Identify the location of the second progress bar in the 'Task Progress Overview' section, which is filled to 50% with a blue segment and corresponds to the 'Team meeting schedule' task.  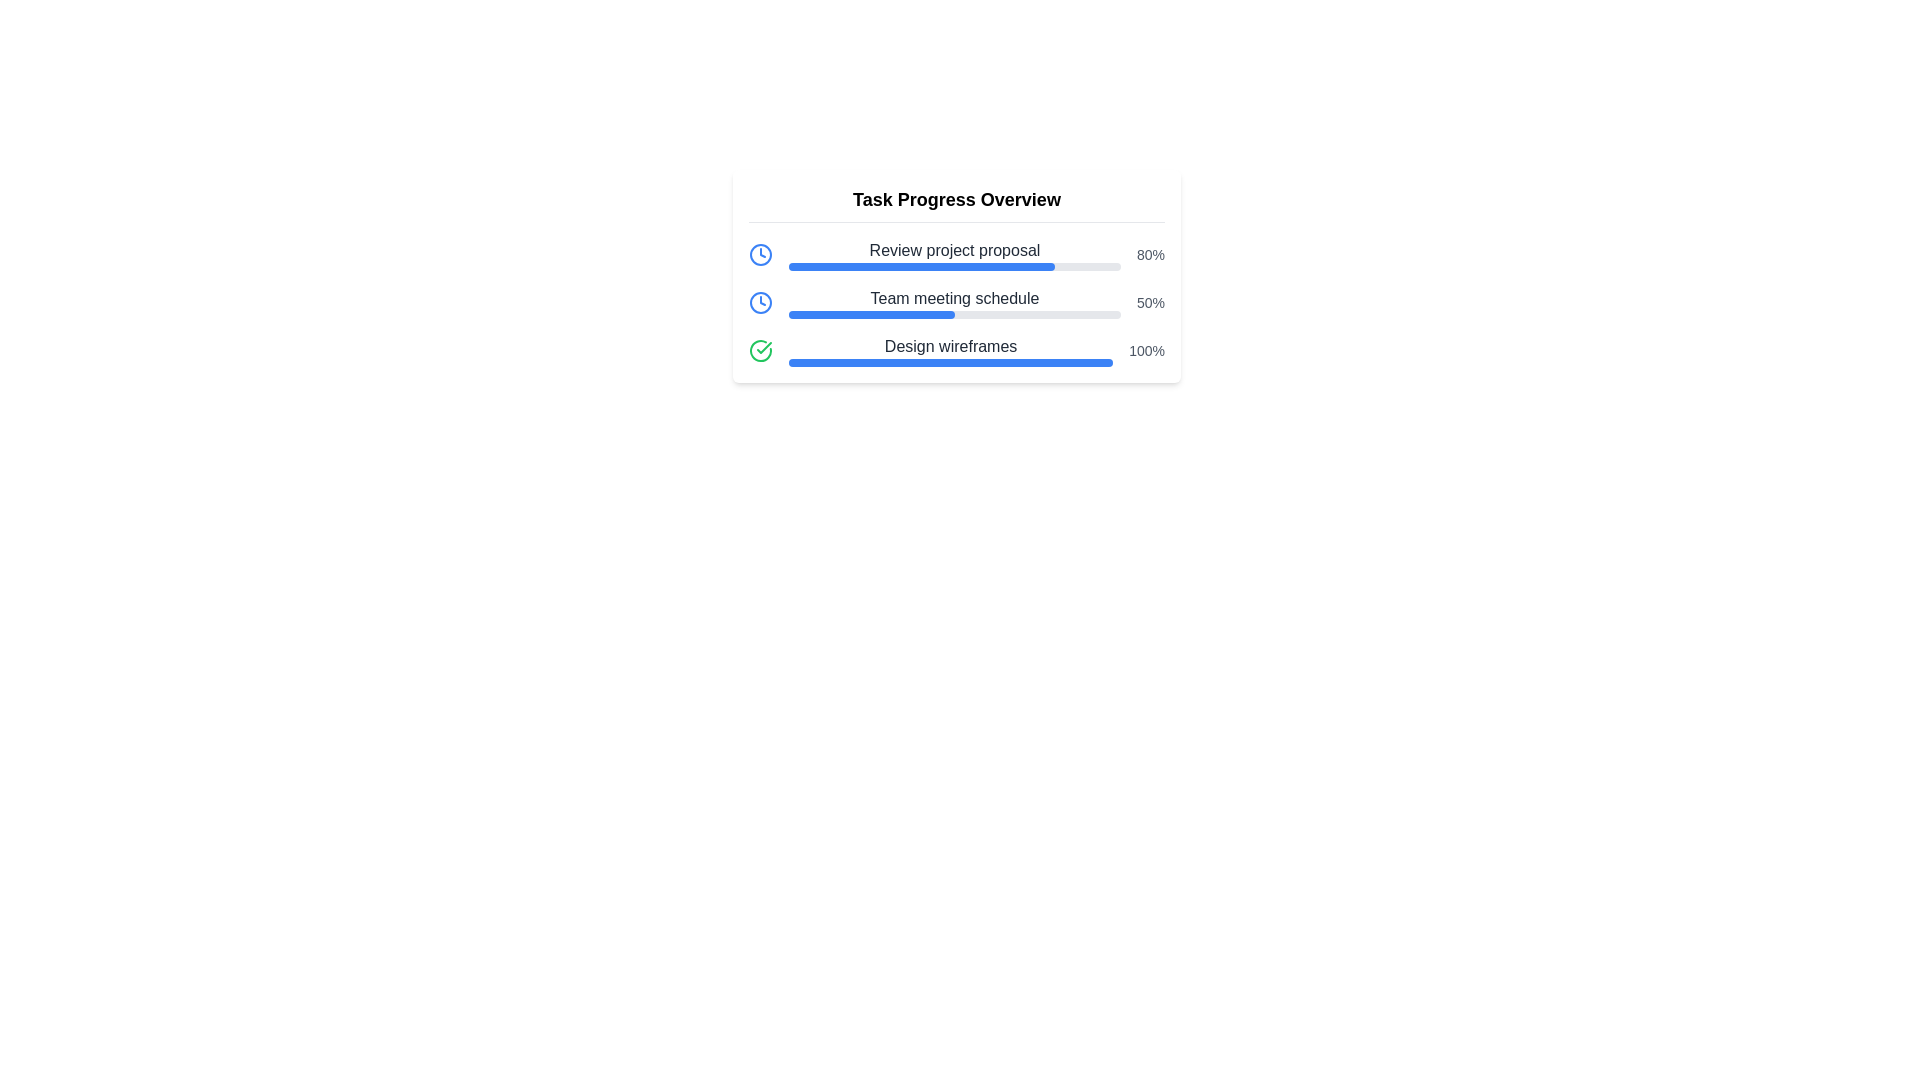
(954, 315).